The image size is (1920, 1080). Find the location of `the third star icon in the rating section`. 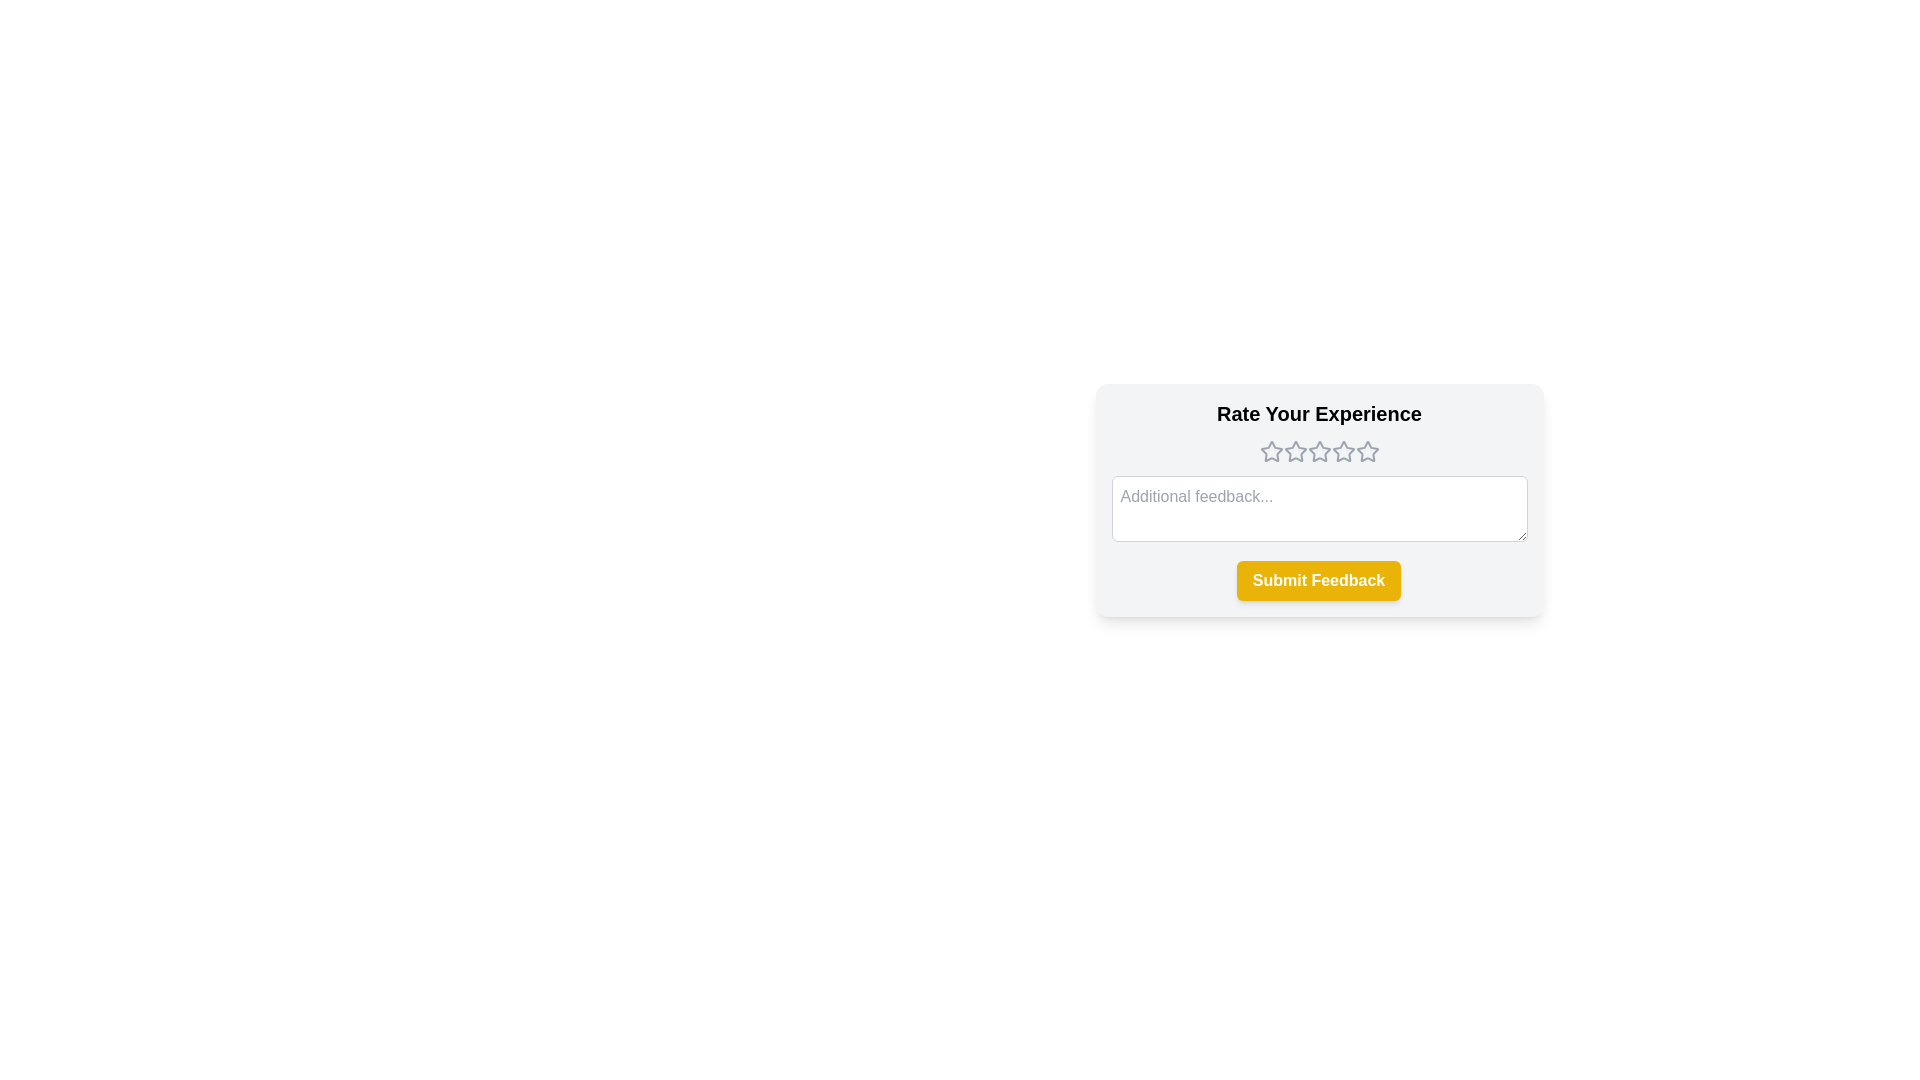

the third star icon in the rating section is located at coordinates (1295, 451).